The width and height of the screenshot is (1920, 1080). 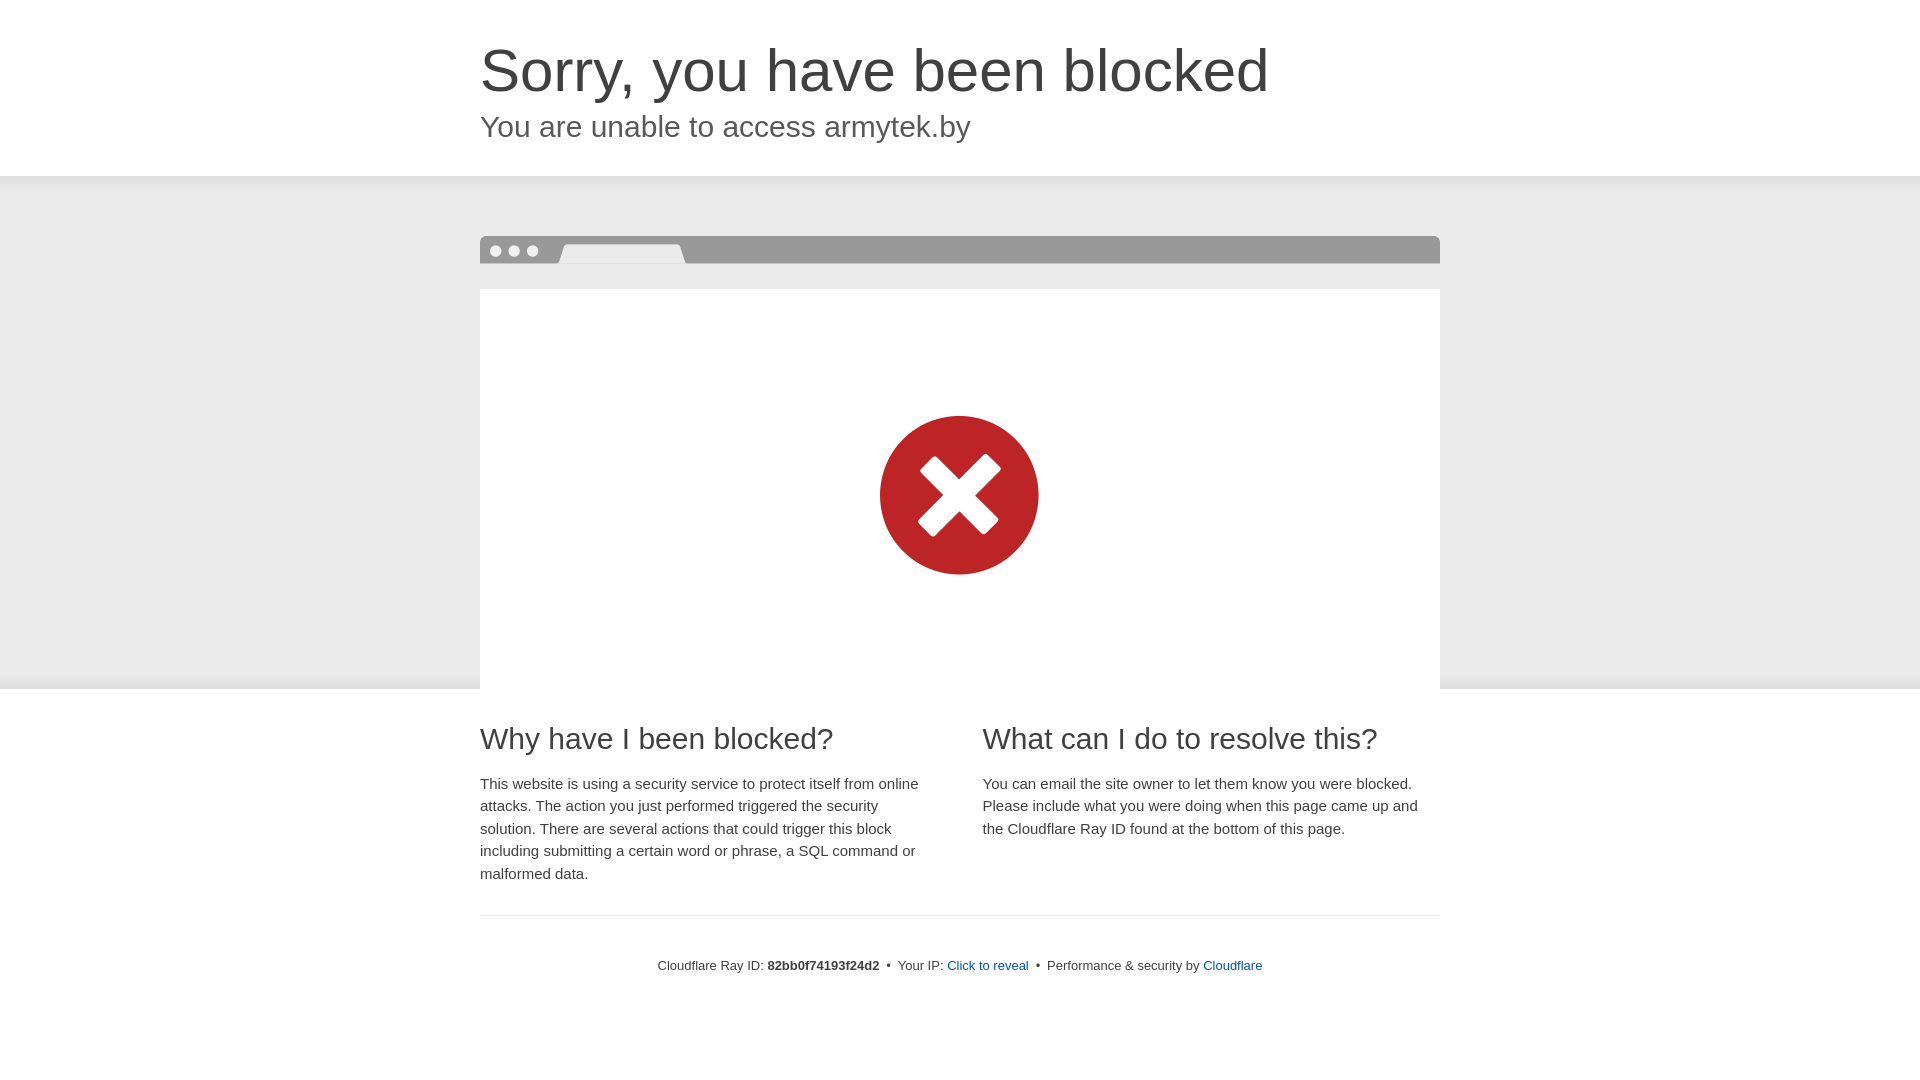 I want to click on 'Cloudflare', so click(x=1231, y=964).